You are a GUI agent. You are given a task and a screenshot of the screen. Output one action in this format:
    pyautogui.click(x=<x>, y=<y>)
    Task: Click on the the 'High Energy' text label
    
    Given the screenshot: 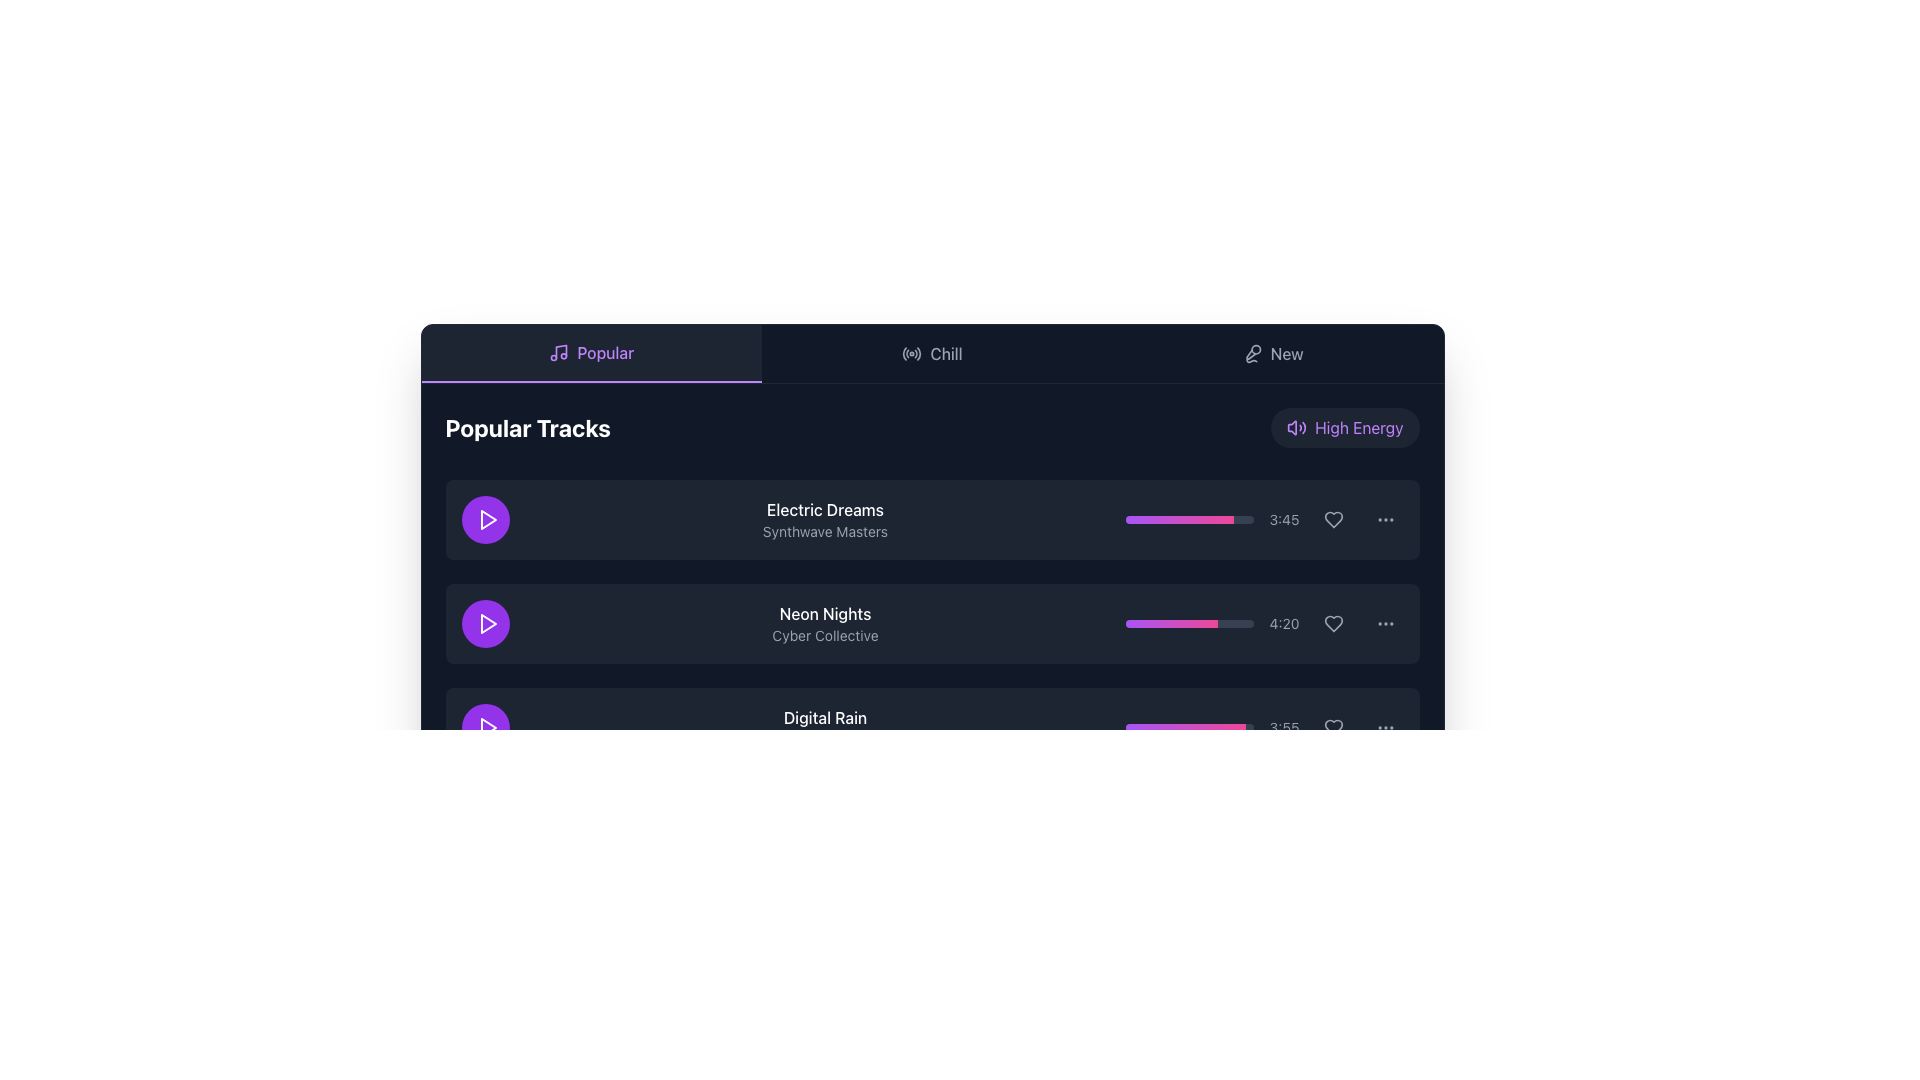 What is the action you would take?
    pyautogui.click(x=1359, y=427)
    